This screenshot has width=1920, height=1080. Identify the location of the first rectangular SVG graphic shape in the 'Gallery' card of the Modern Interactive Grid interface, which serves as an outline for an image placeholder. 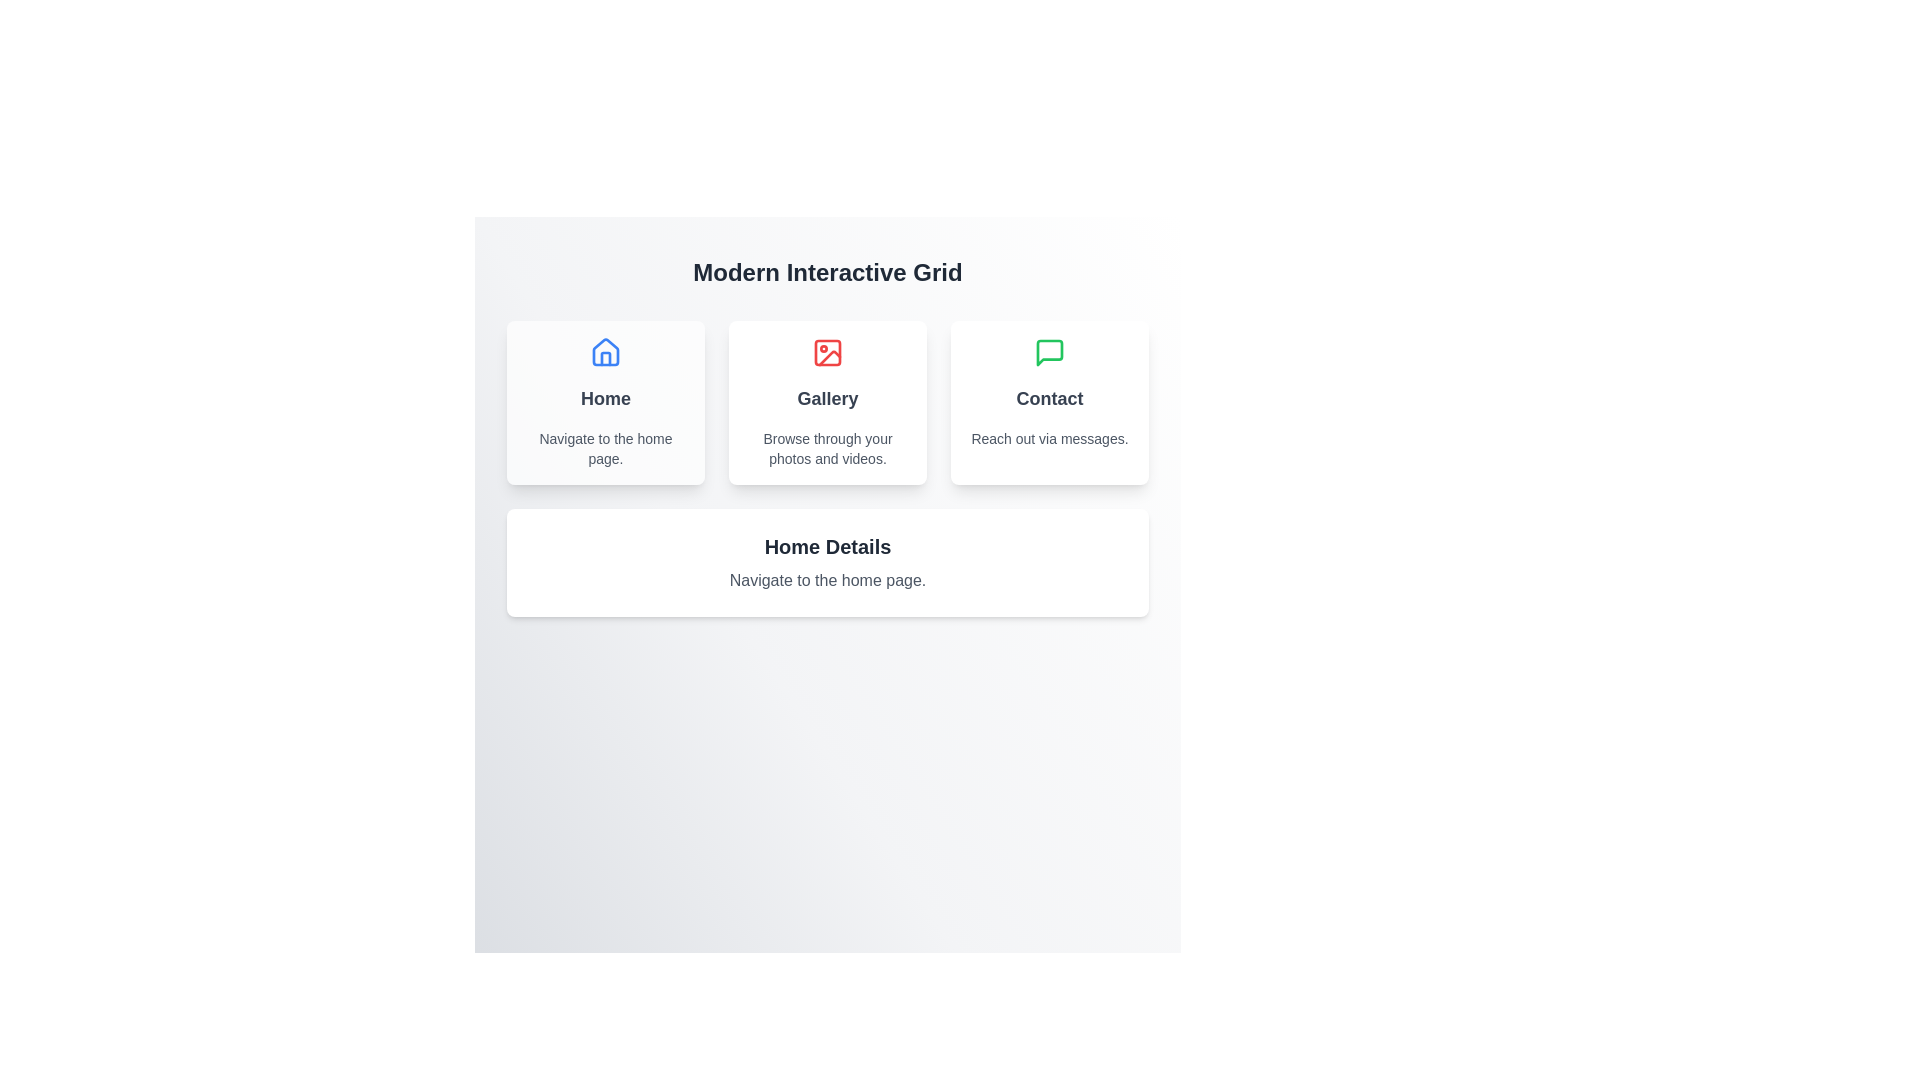
(828, 352).